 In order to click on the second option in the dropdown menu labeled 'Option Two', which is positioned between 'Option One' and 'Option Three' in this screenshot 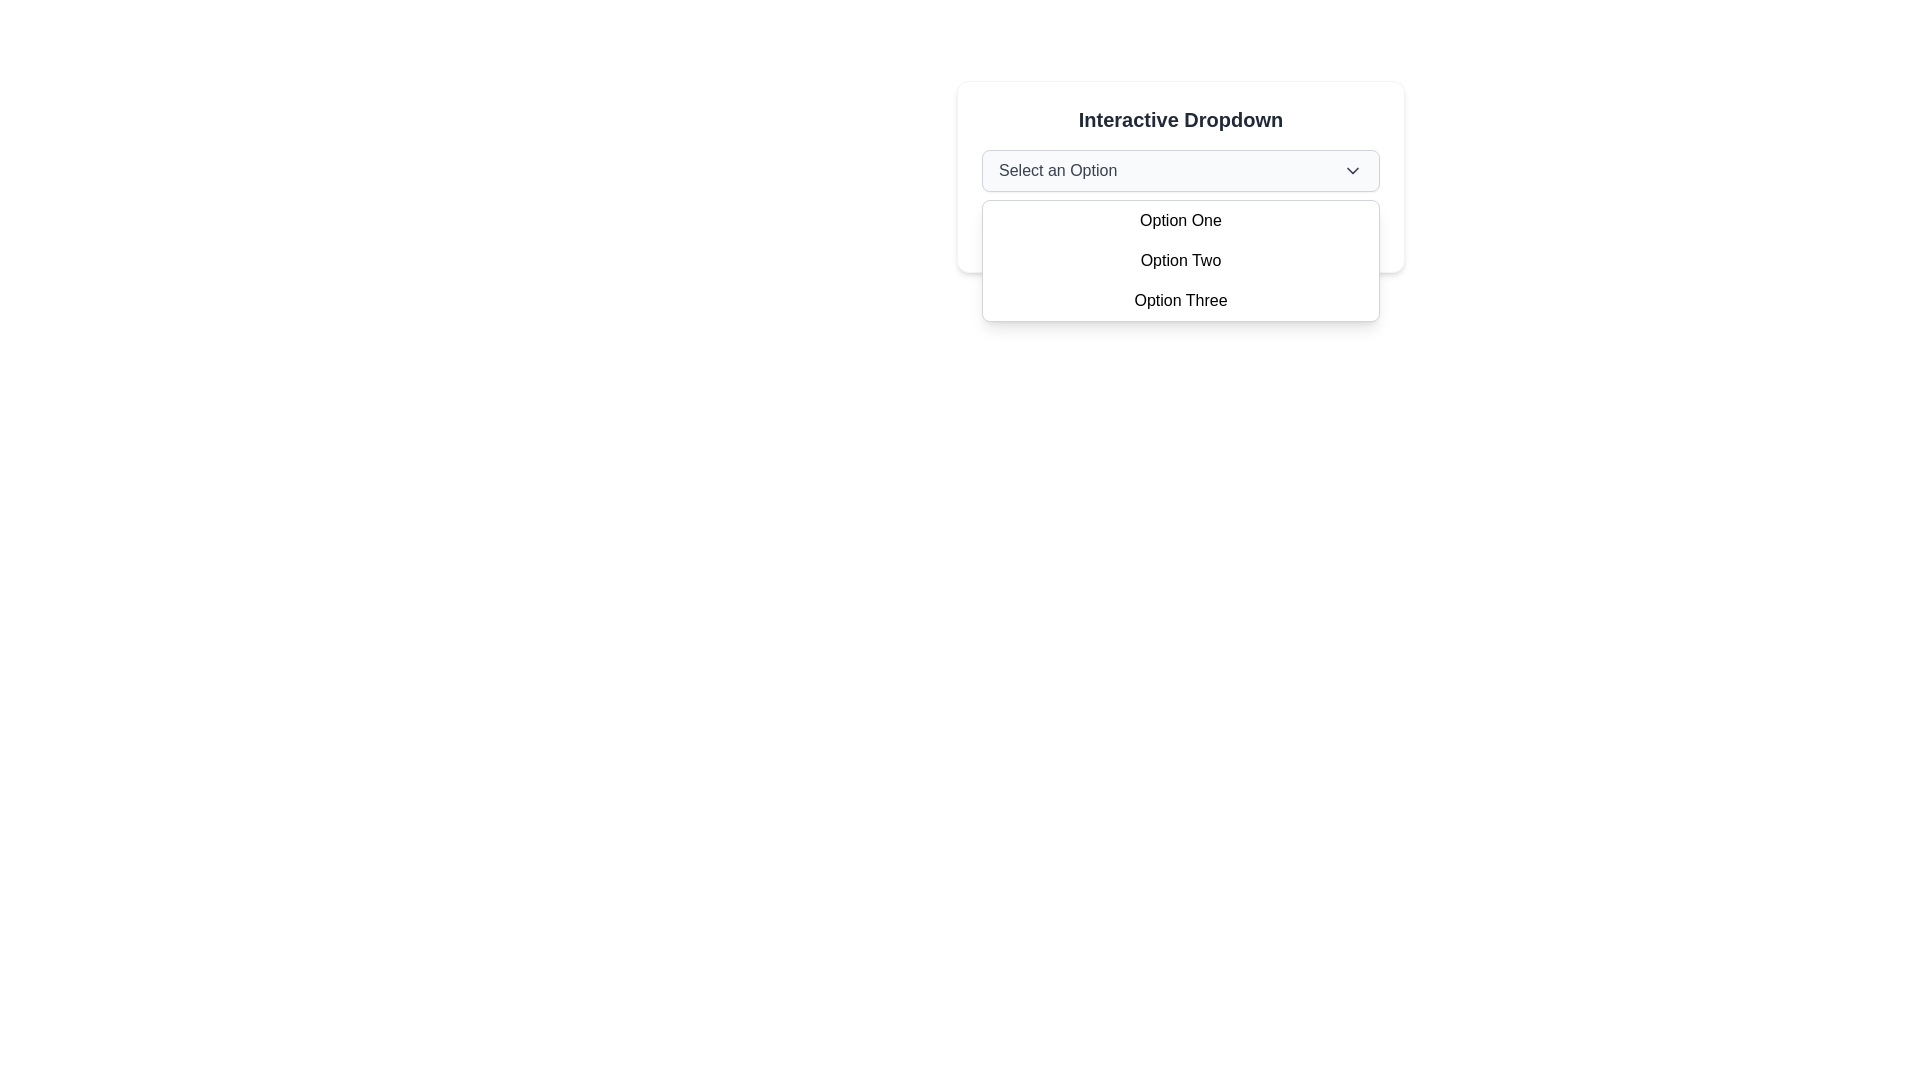, I will do `click(1180, 260)`.